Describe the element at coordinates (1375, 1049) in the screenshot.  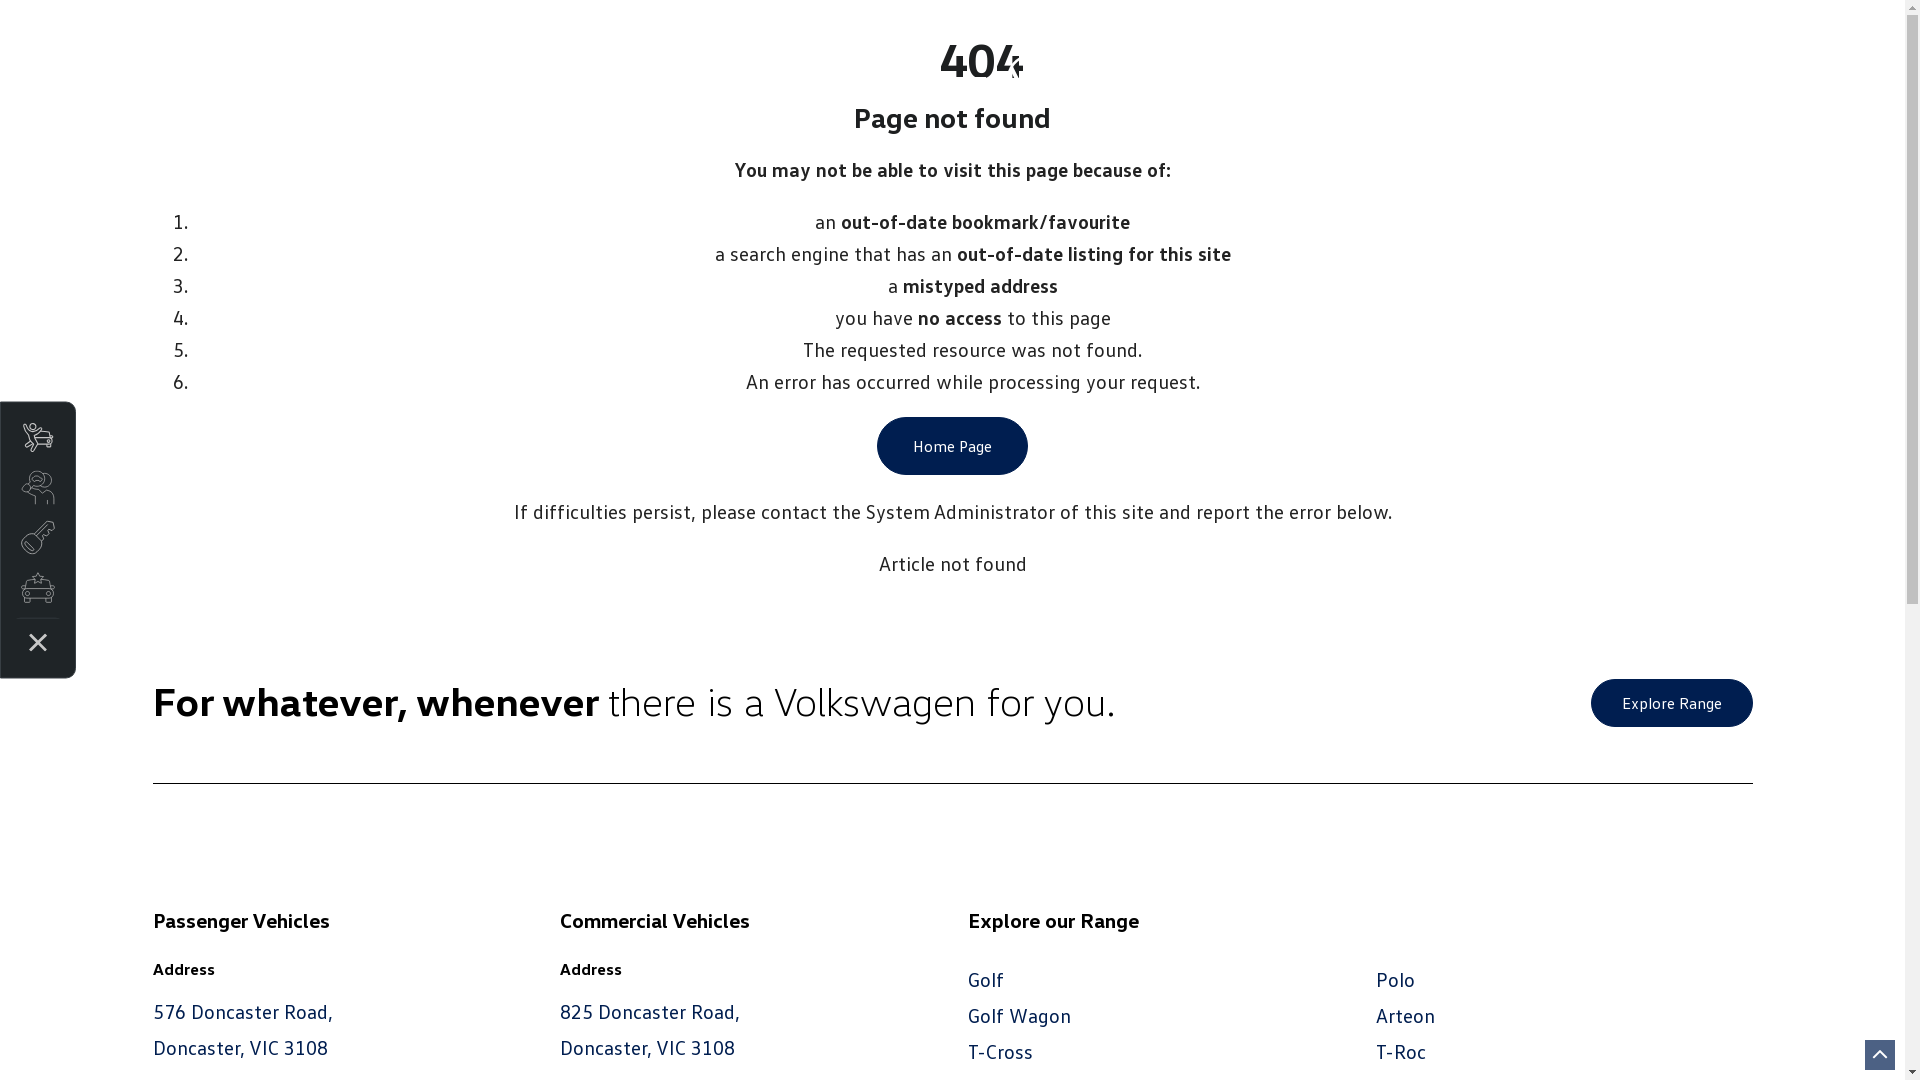
I see `'T-Roc'` at that location.